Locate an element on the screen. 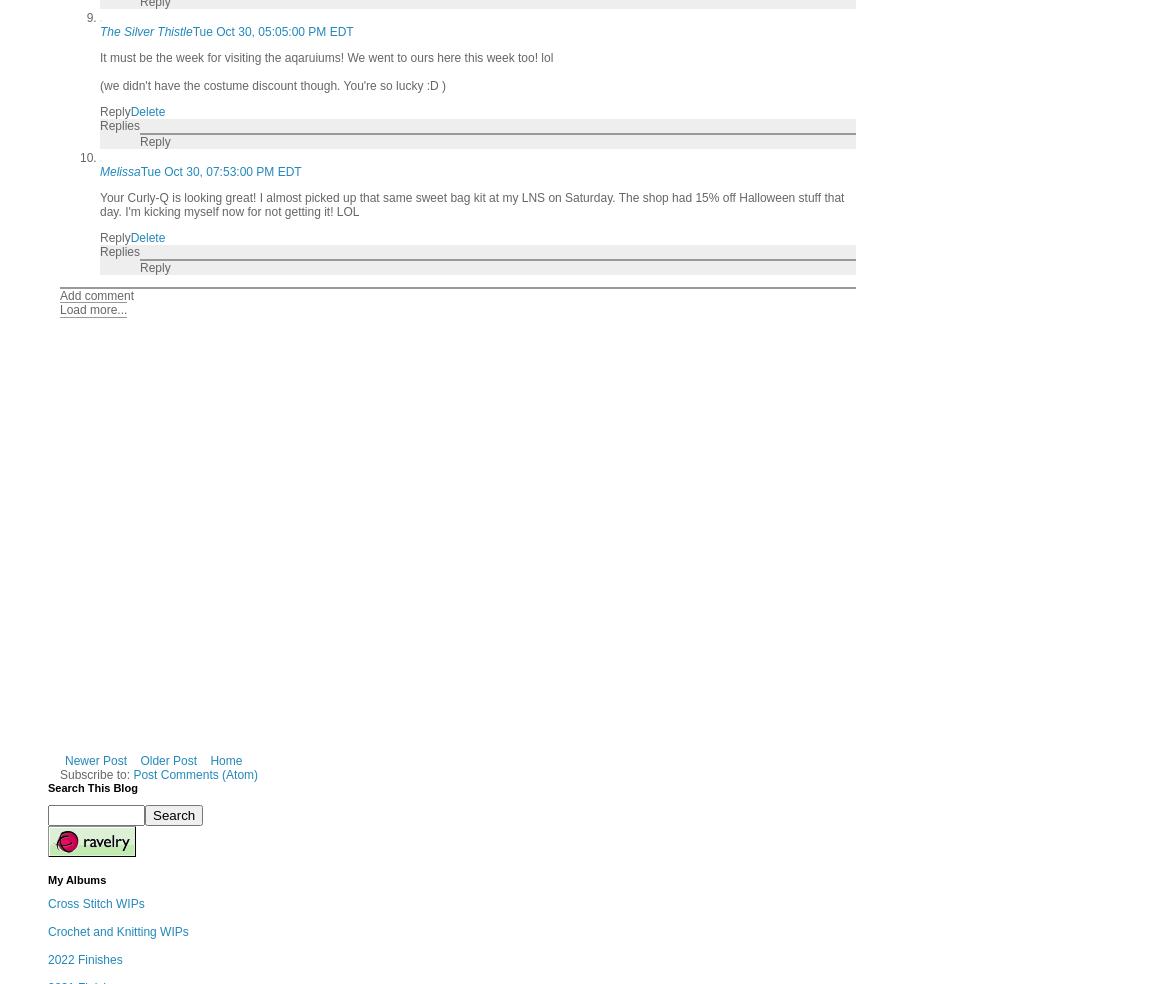  'Your Curly-Q is looking great!  I almost picked up that same sweet bag kit at my LNS on Saturday.  The shop had 15% off Halloween stuff that day.  I'm kicking myself now for not getting it!  LOL' is located at coordinates (471, 204).